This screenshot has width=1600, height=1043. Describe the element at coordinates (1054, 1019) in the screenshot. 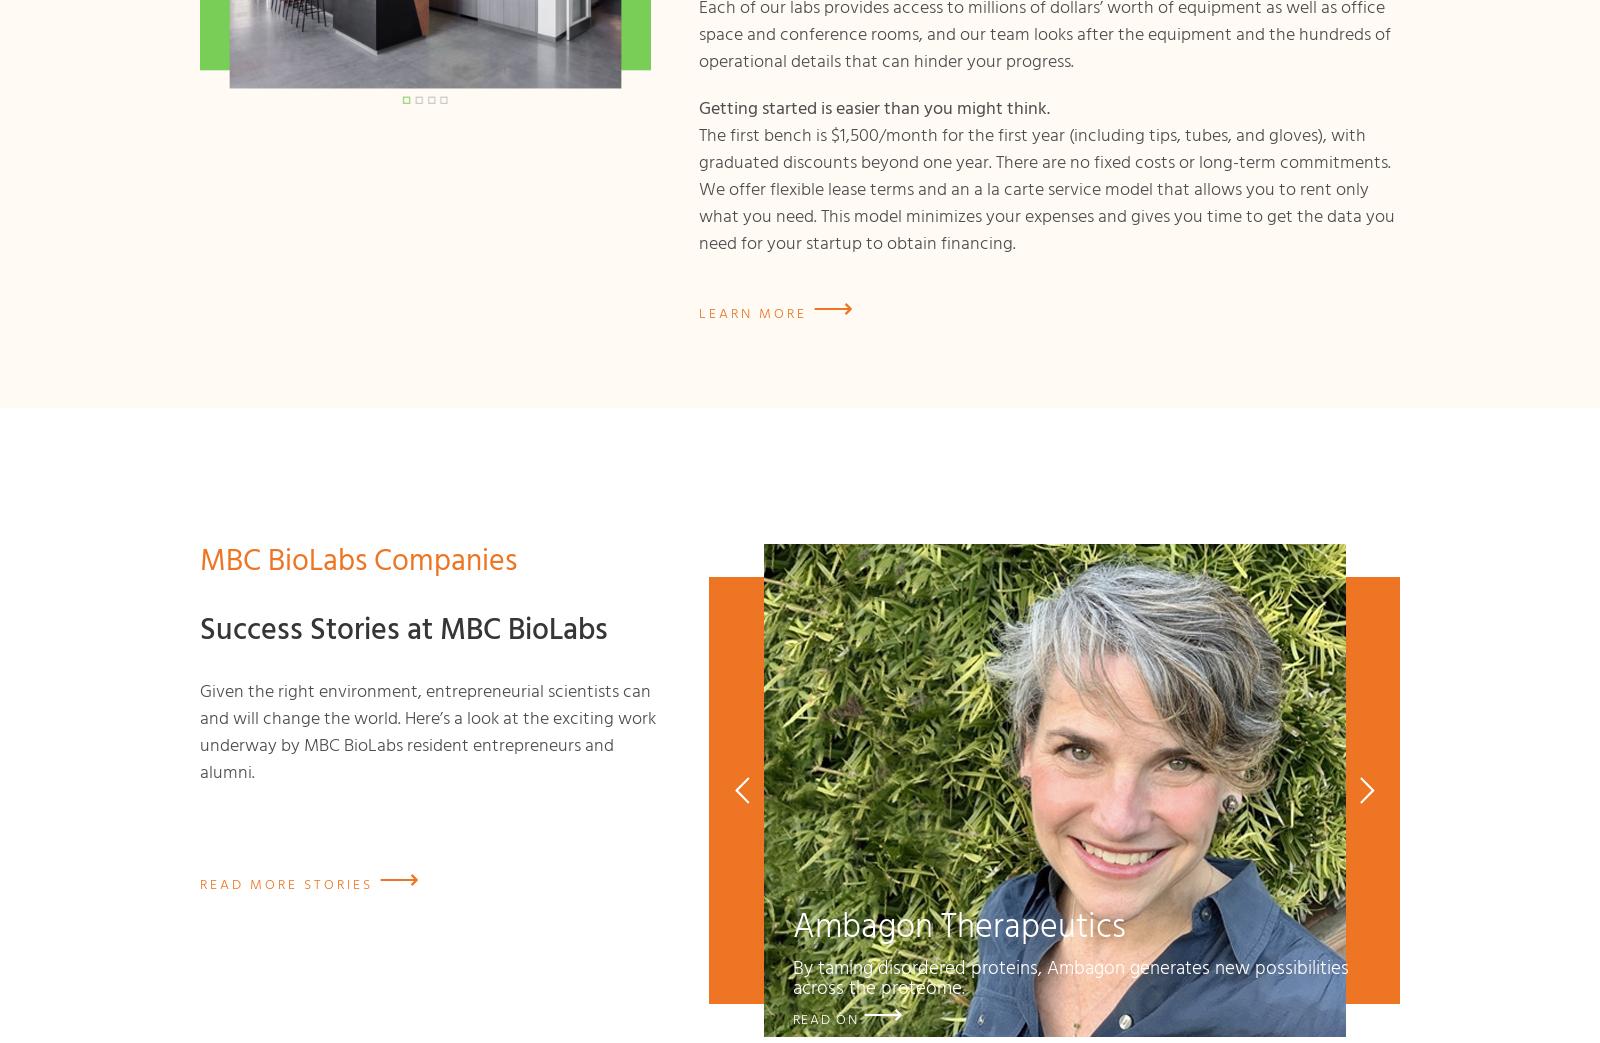

I see `'Cartography Biosciences'` at that location.